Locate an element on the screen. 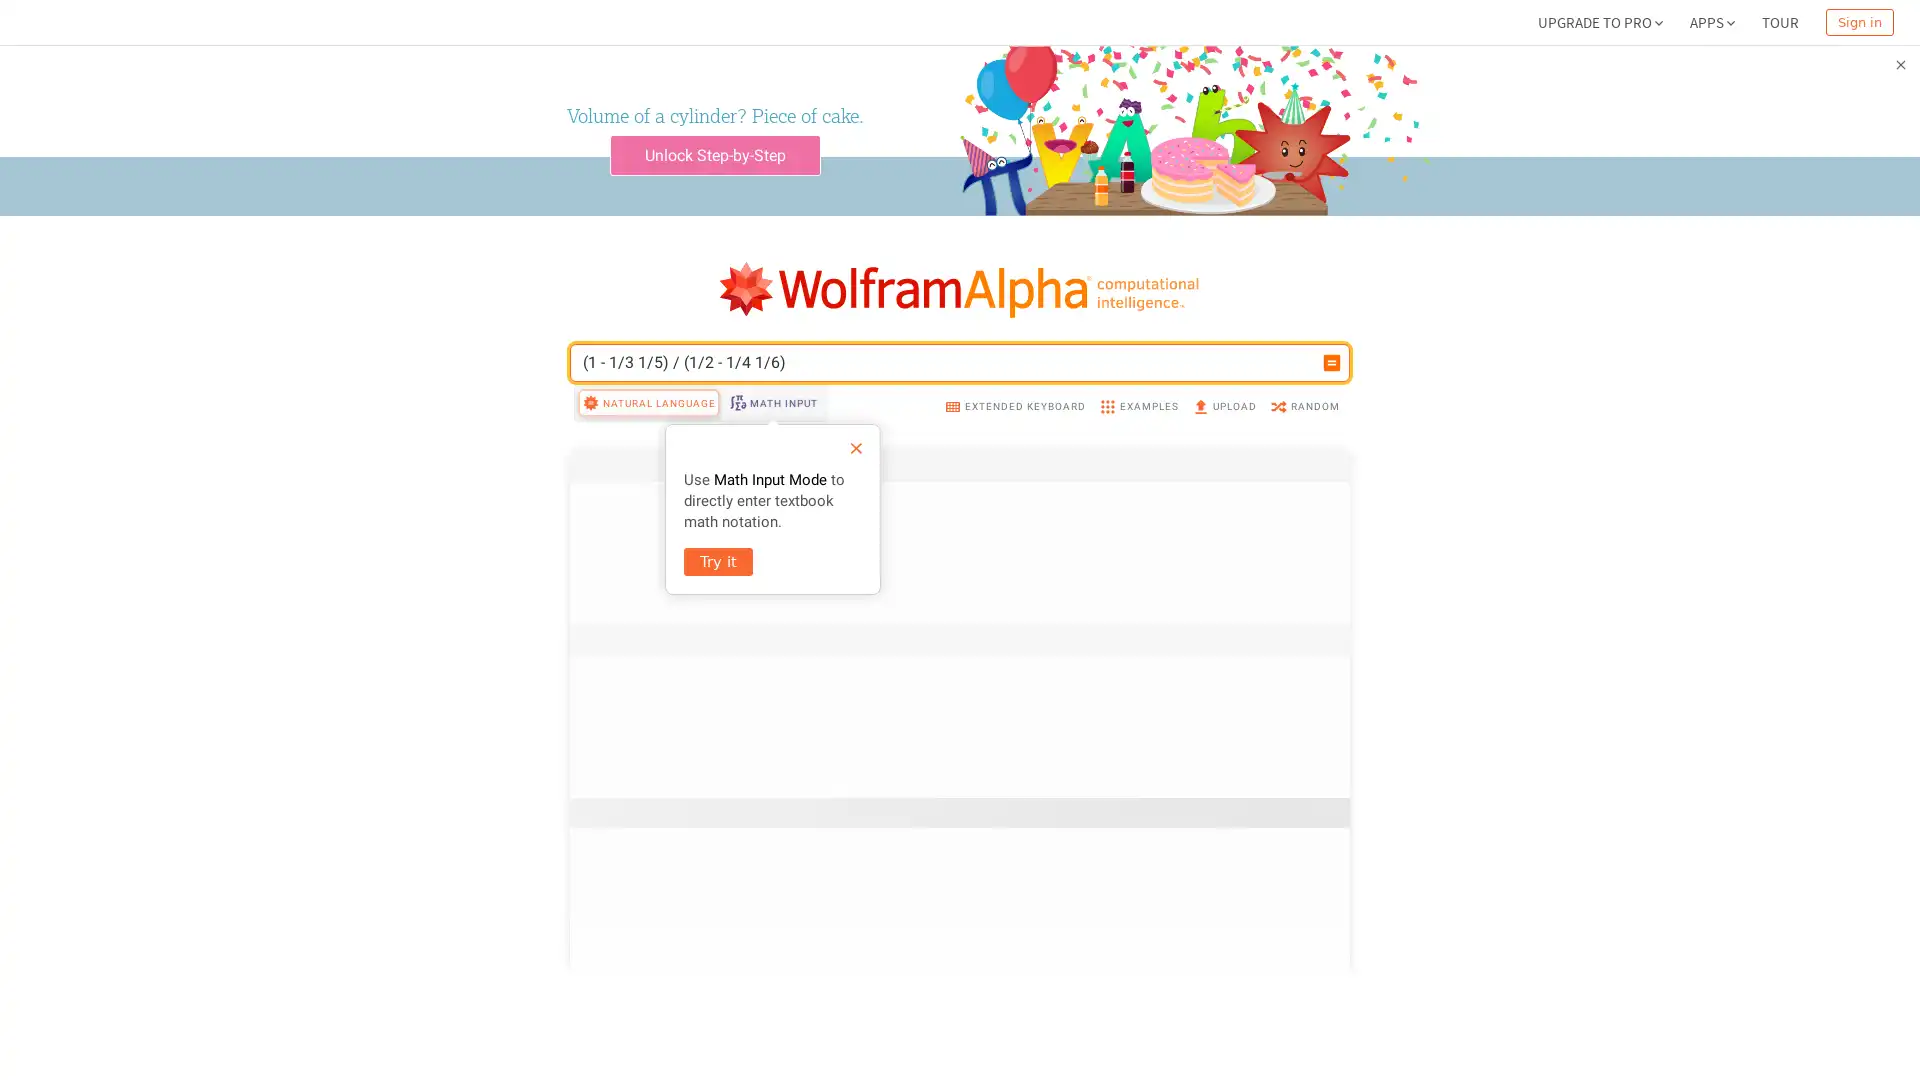  Fraction form is located at coordinates (1282, 992).